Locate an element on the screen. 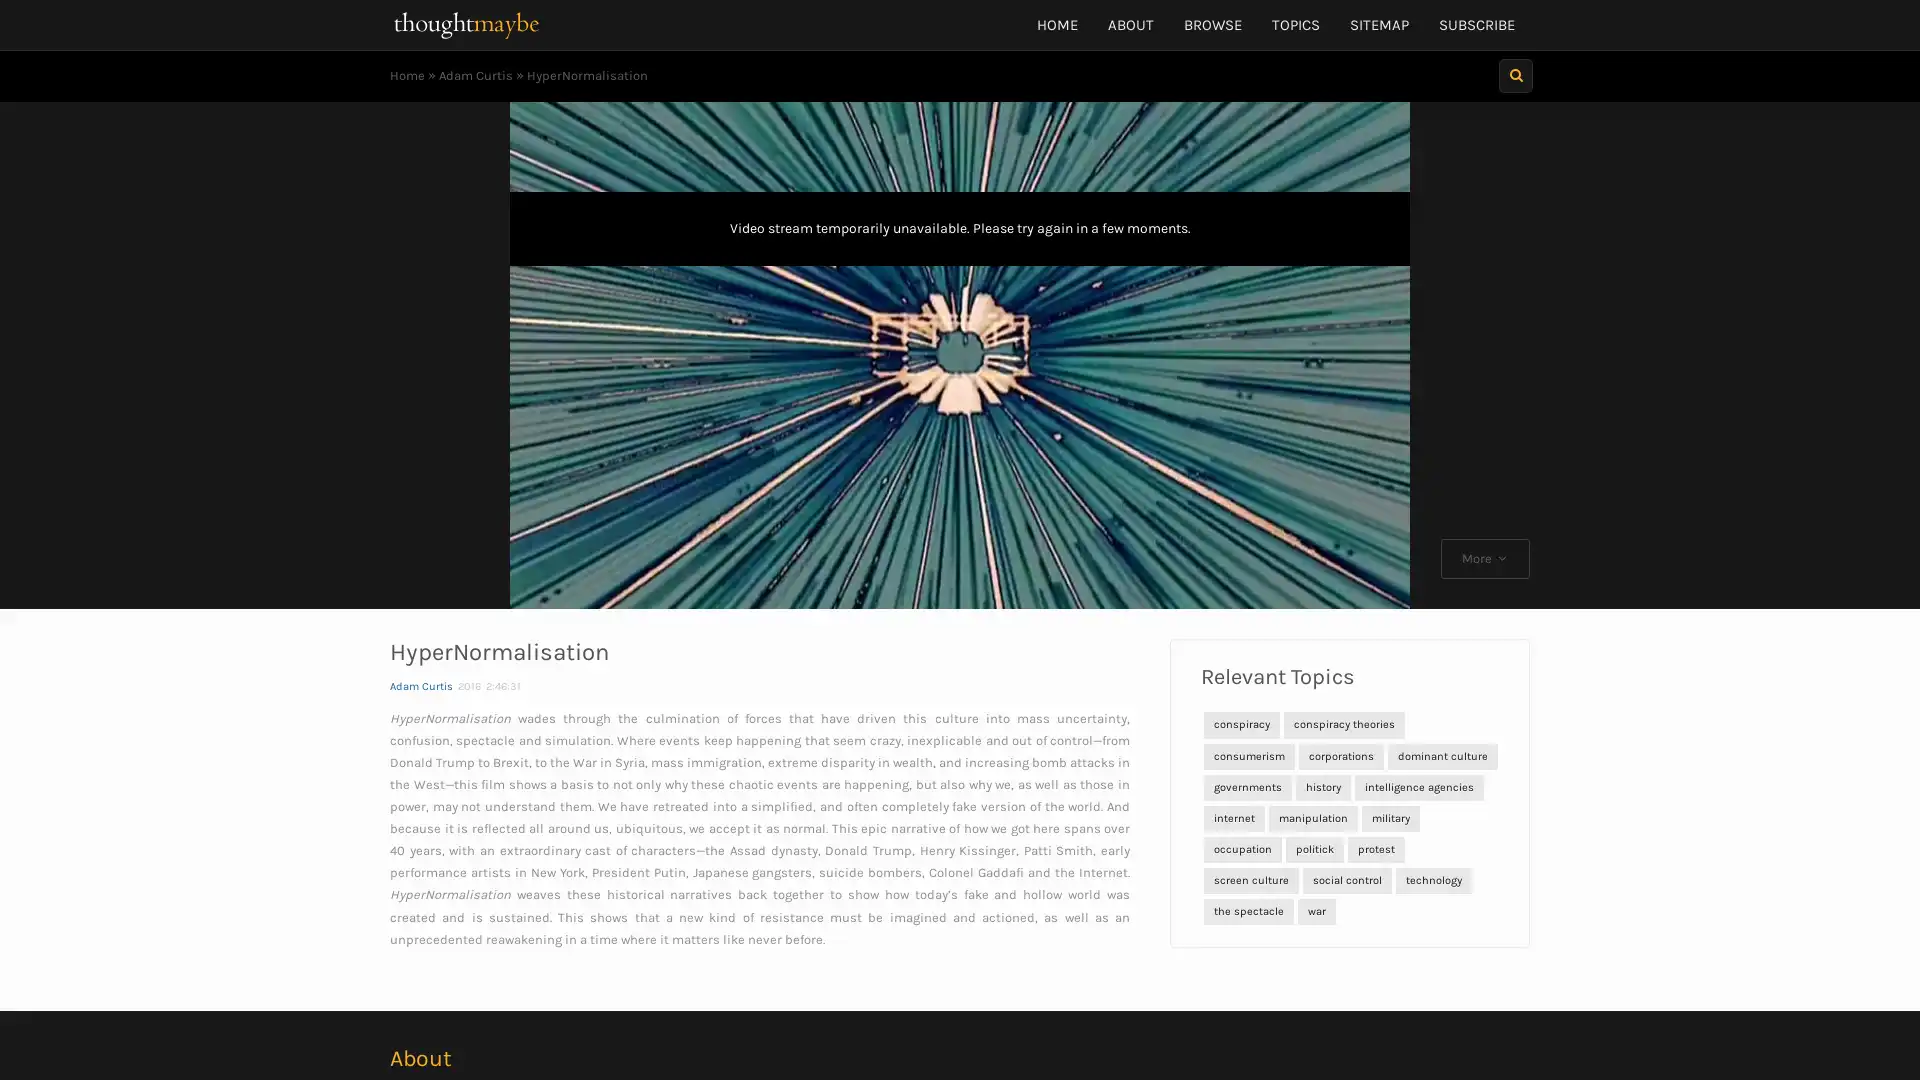 Image resolution: width=1920 pixels, height=1080 pixels. Fullscreen is located at coordinates (1382, 588).